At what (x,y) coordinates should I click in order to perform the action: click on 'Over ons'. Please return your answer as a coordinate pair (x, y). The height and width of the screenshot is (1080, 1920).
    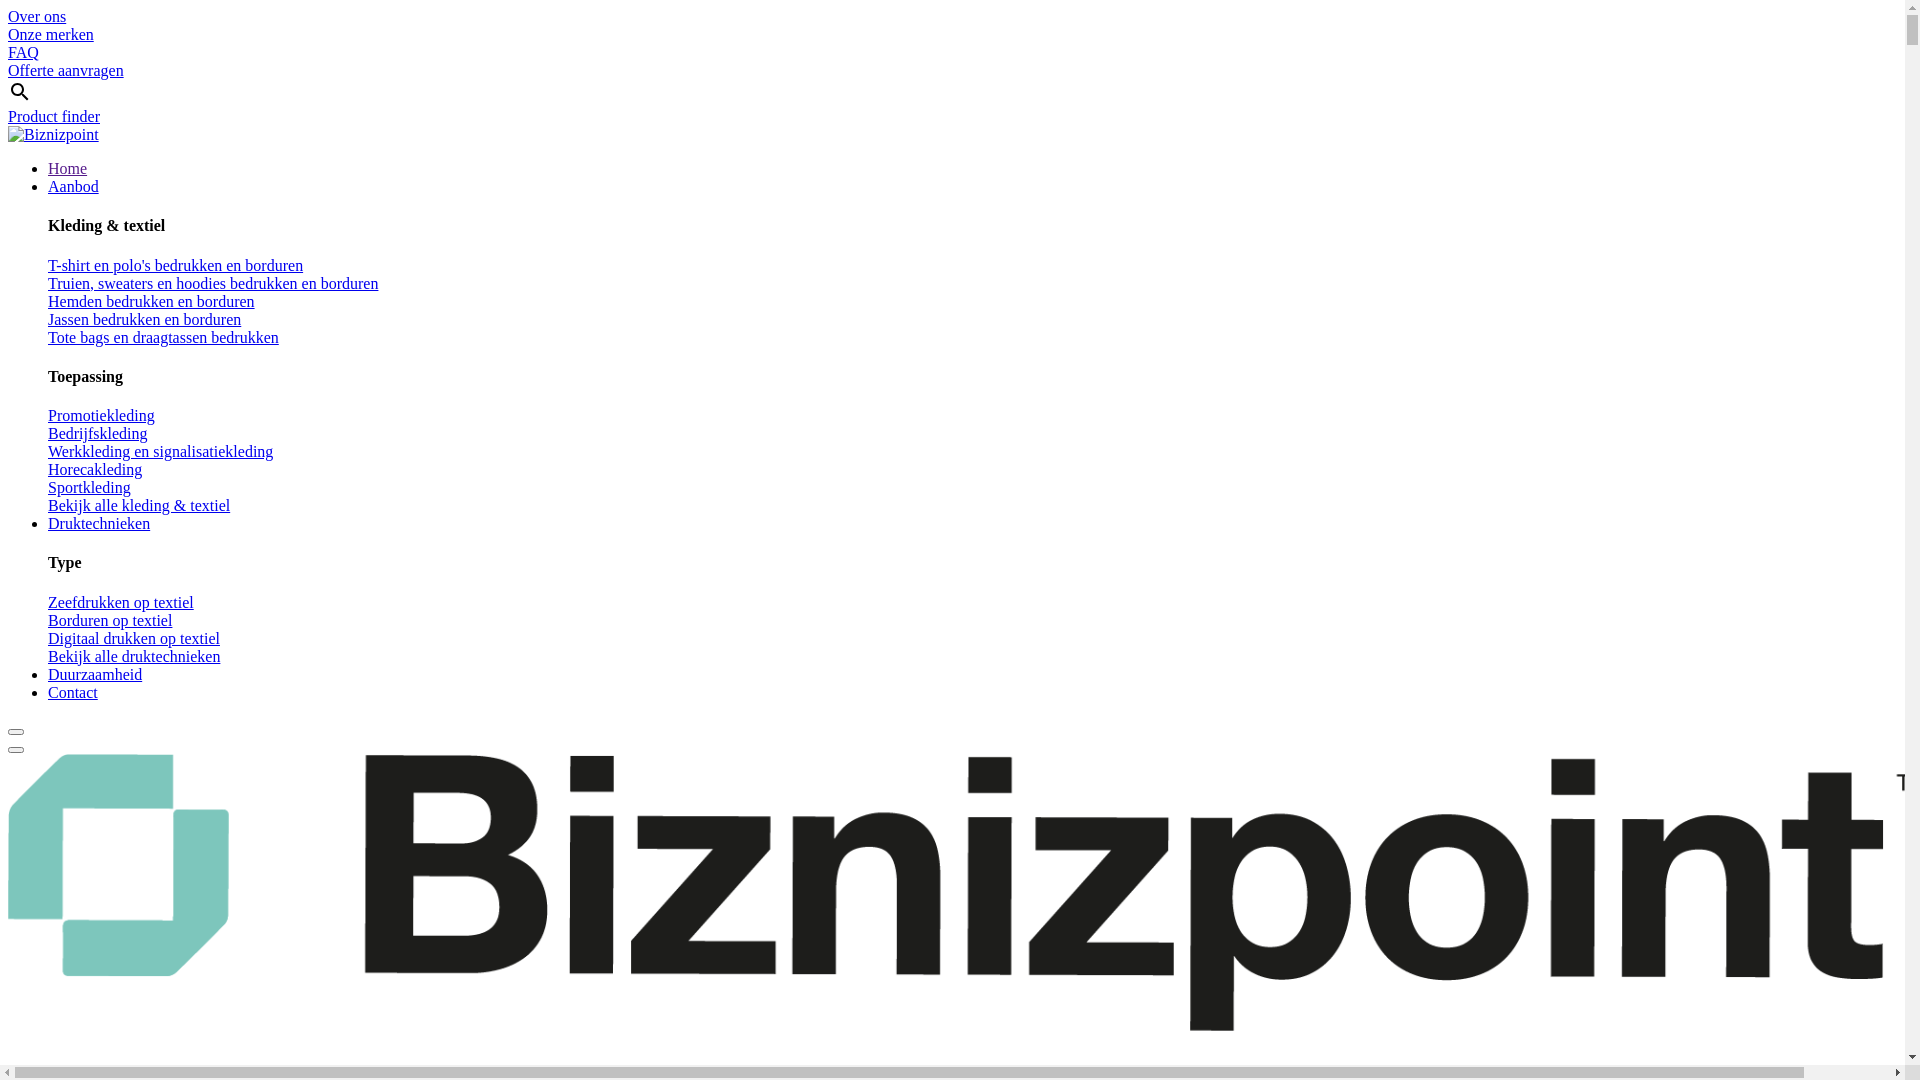
    Looking at the image, I should click on (37, 16).